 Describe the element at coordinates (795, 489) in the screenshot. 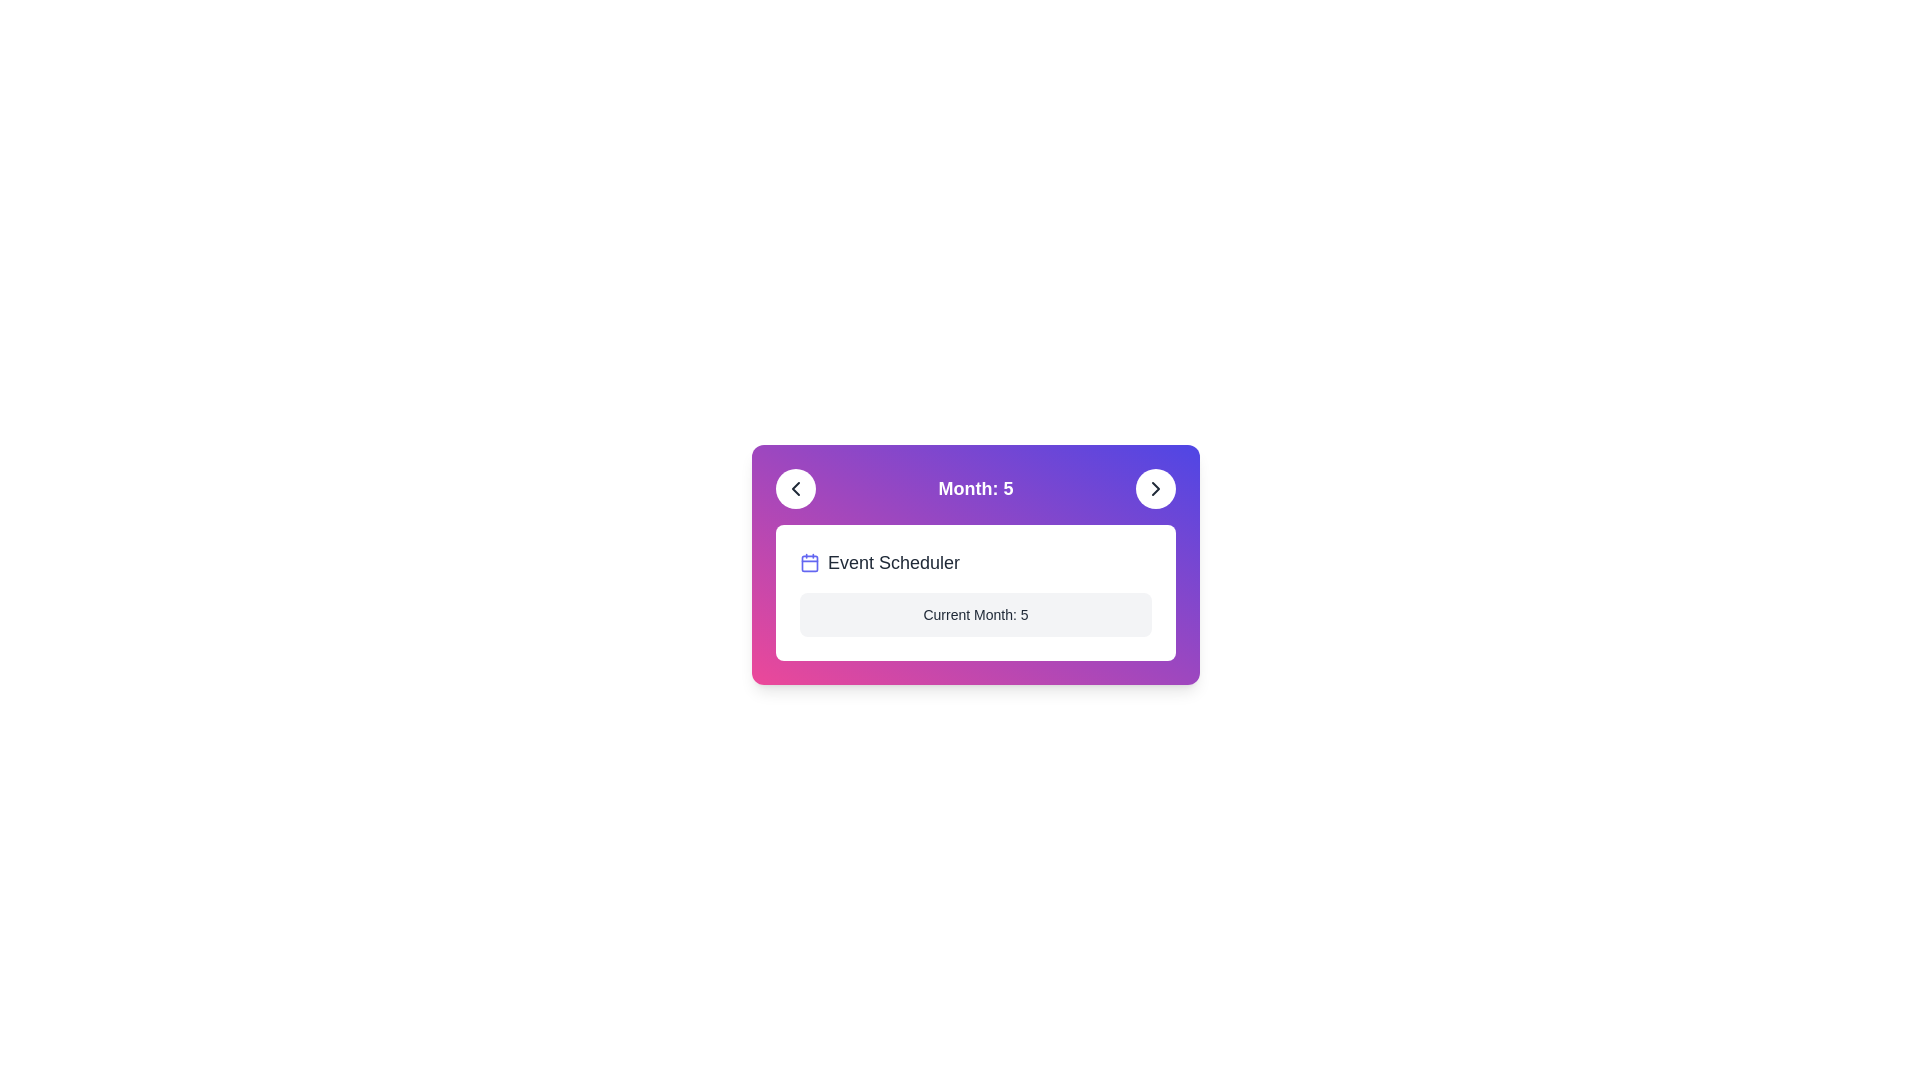

I see `the back navigation button with a left-pointing chevron icon` at that location.